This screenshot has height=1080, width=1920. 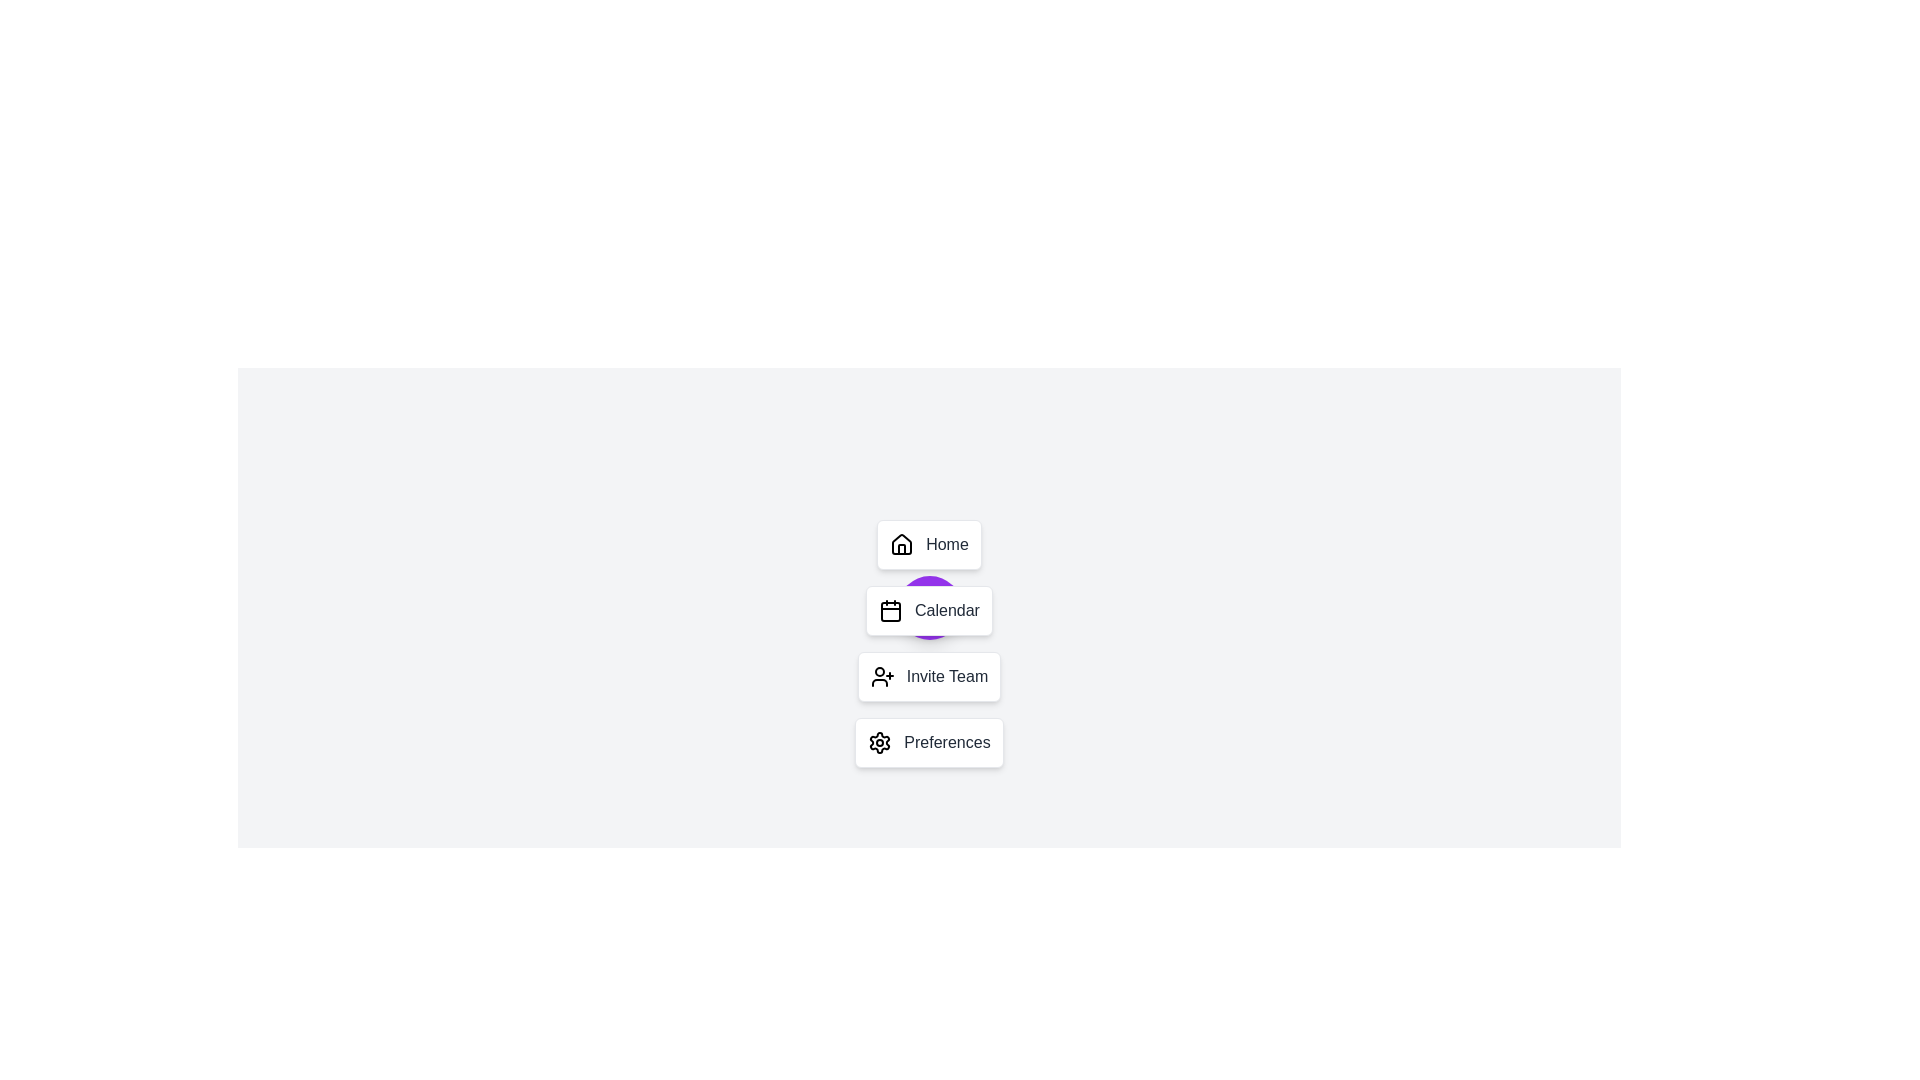 What do you see at coordinates (928, 743) in the screenshot?
I see `the fourth button in the vertical stack that navigates to application preferences to observe any visual response` at bounding box center [928, 743].